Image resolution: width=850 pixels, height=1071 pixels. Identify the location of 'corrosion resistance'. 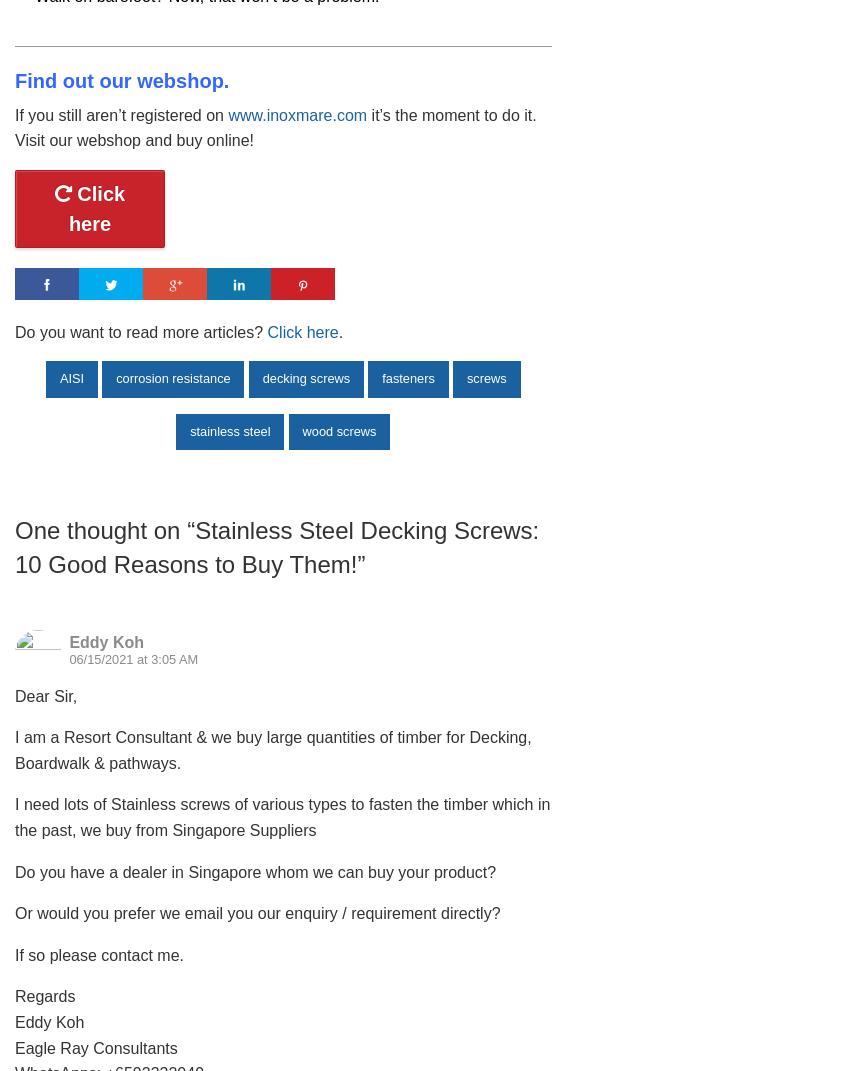
(171, 377).